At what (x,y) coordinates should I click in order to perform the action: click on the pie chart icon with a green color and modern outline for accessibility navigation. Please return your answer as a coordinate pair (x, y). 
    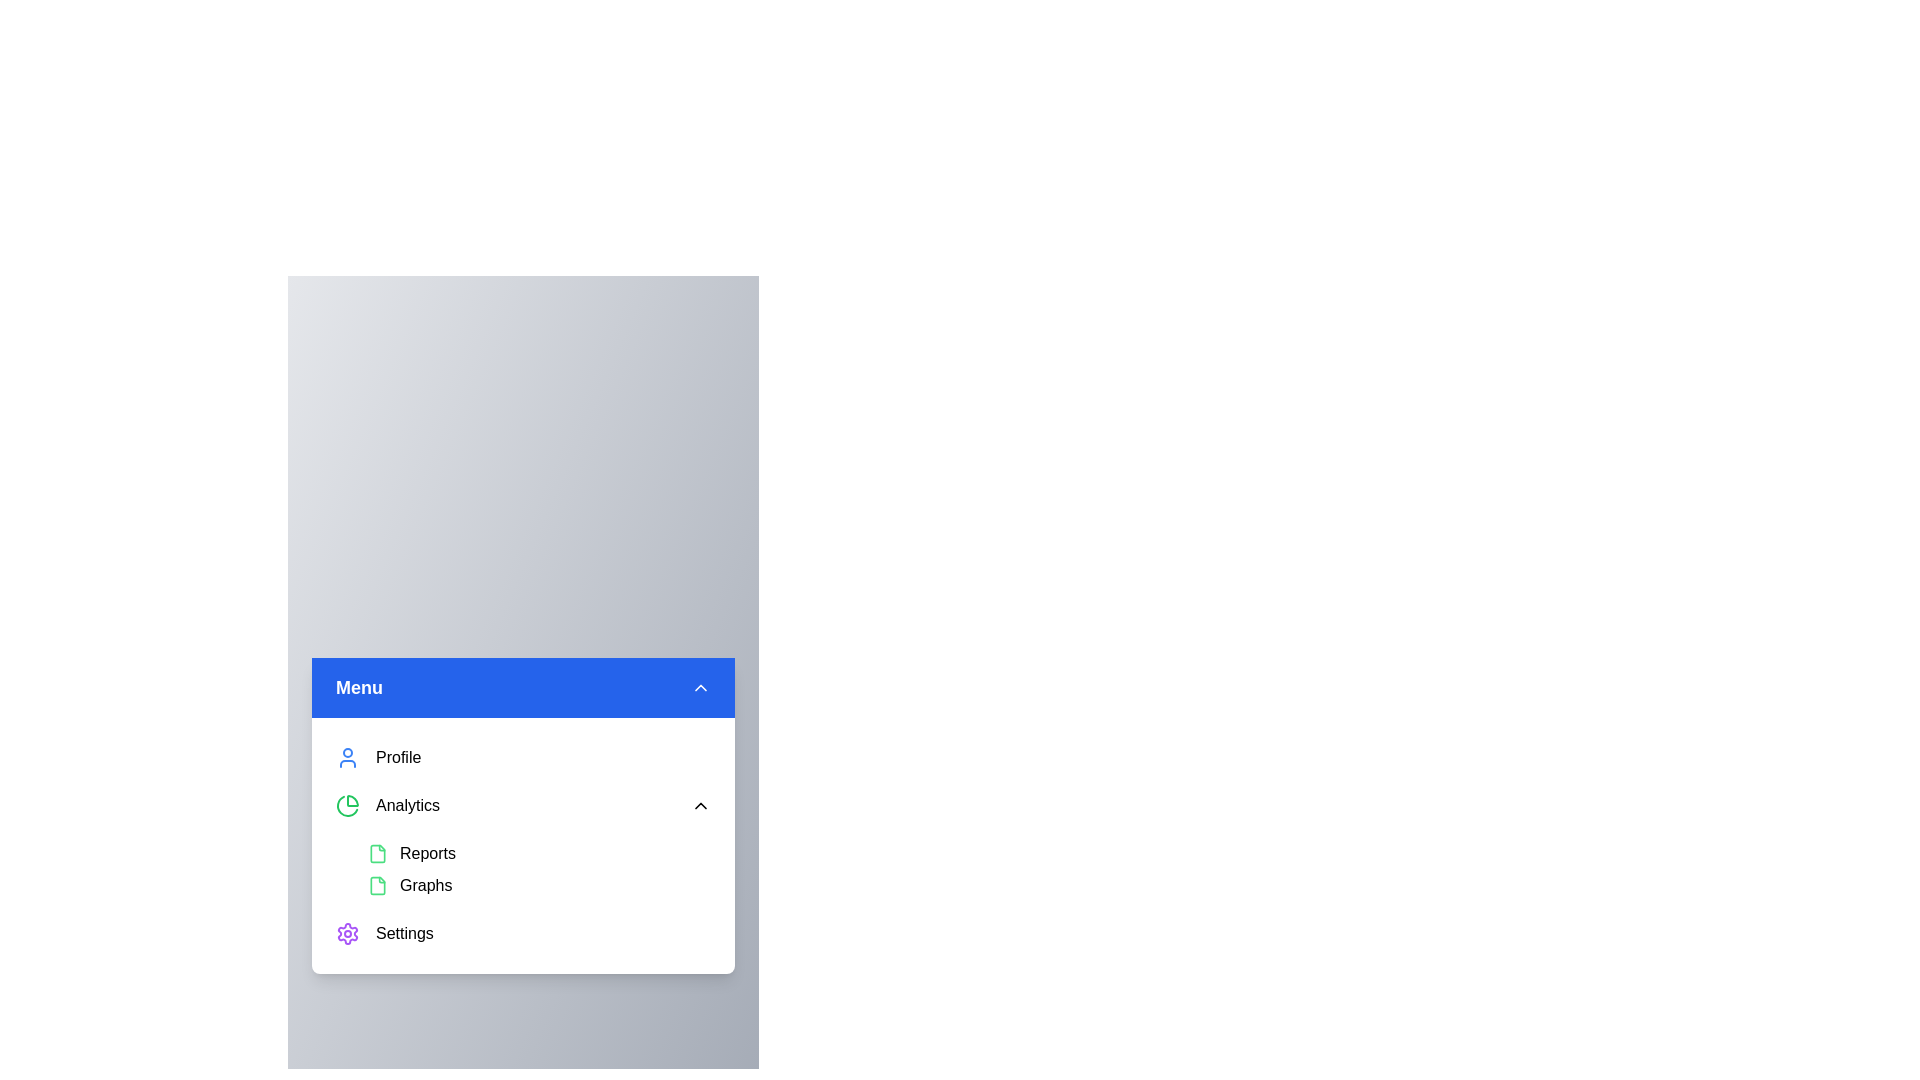
    Looking at the image, I should click on (347, 805).